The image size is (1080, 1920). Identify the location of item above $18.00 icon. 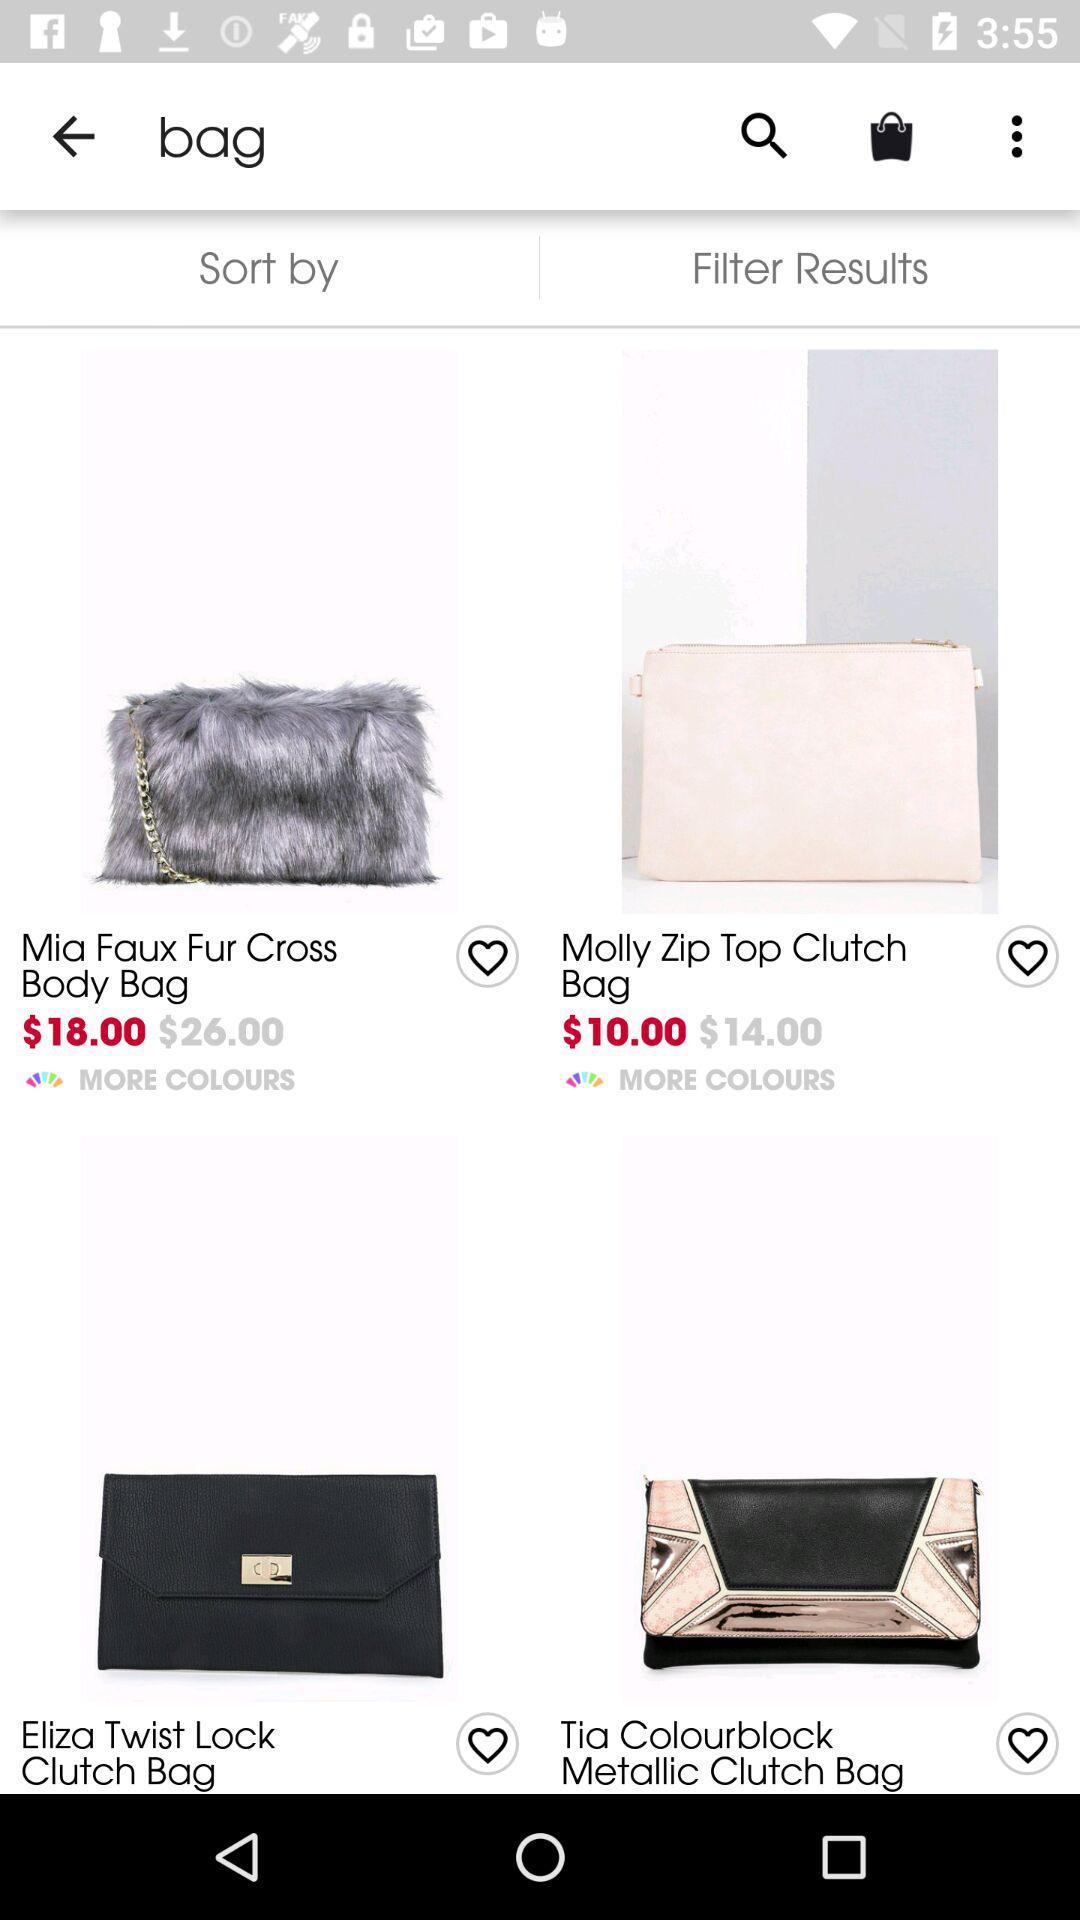
(207, 965).